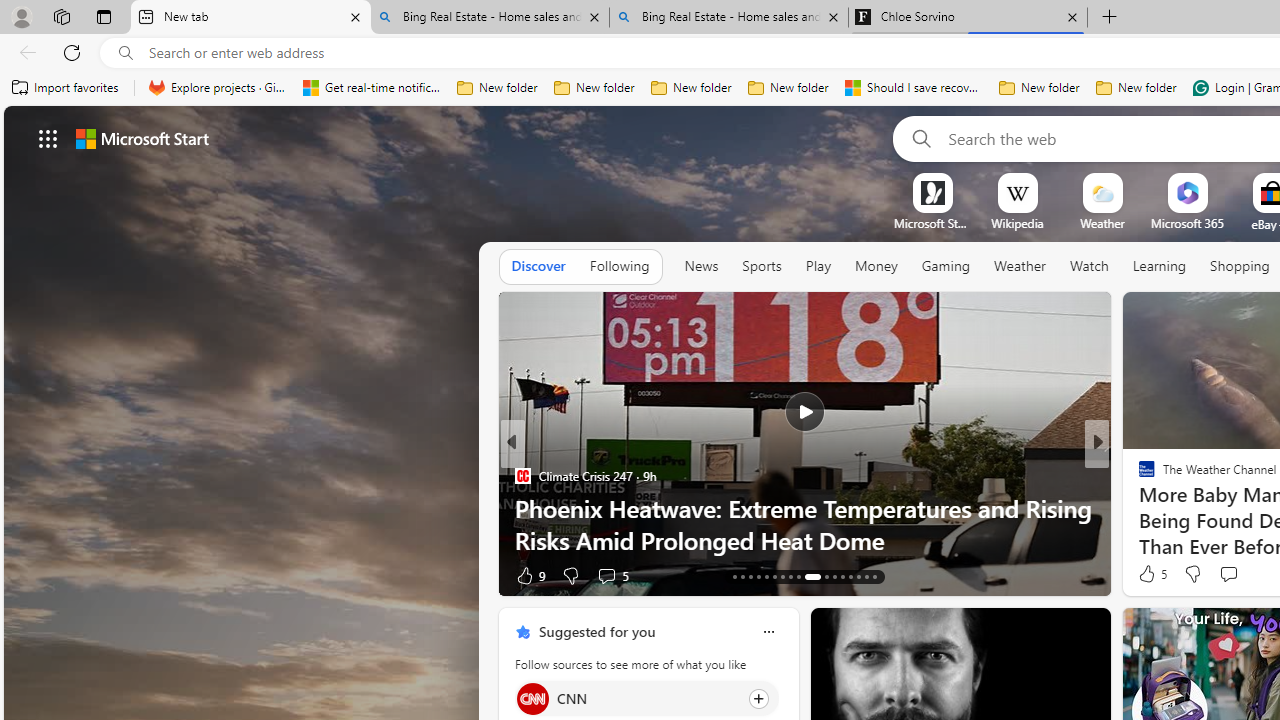 The image size is (1280, 720). What do you see at coordinates (912, 87) in the screenshot?
I see `'Should I save recovered Word documents? - Microsoft Support'` at bounding box center [912, 87].